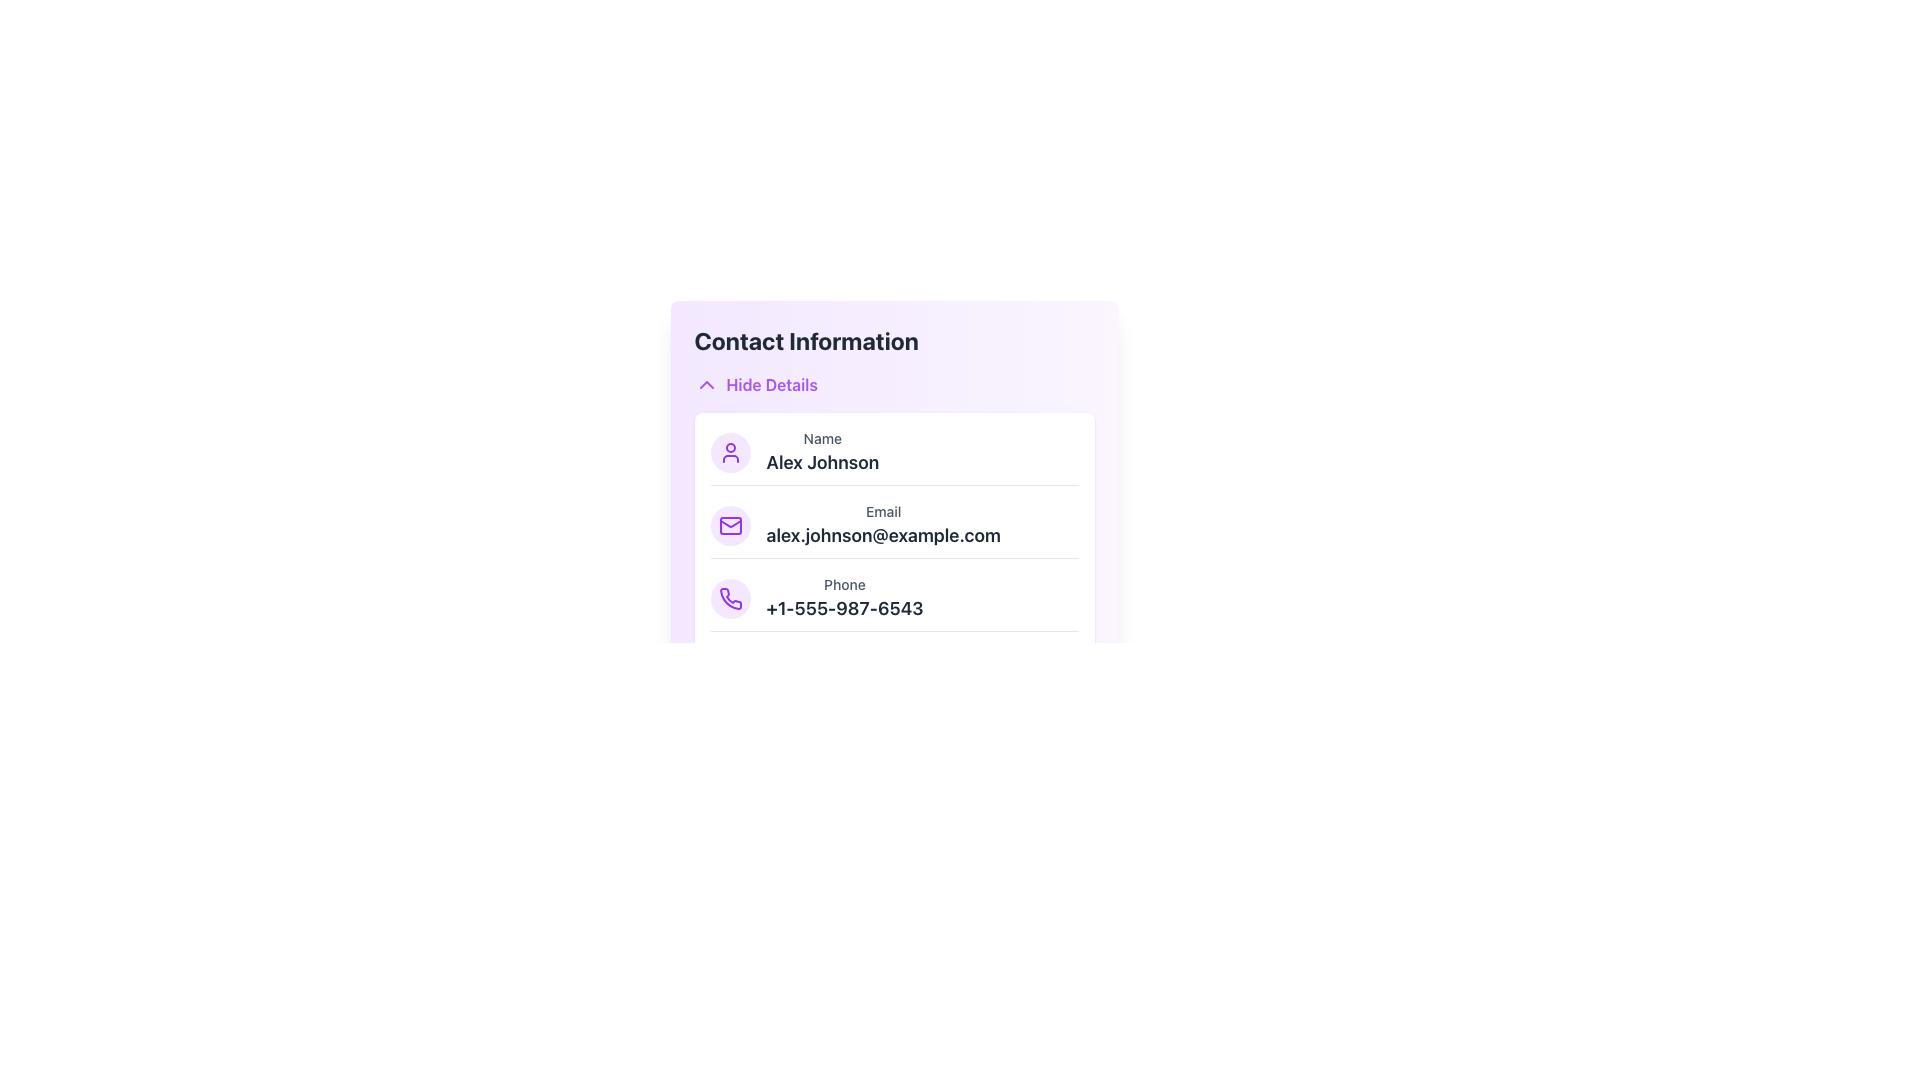  What do you see at coordinates (893, 602) in the screenshot?
I see `the third Contact Information Entry element to copy the phone number, which features a purple phone icon on the left with a label above and the phone number below` at bounding box center [893, 602].